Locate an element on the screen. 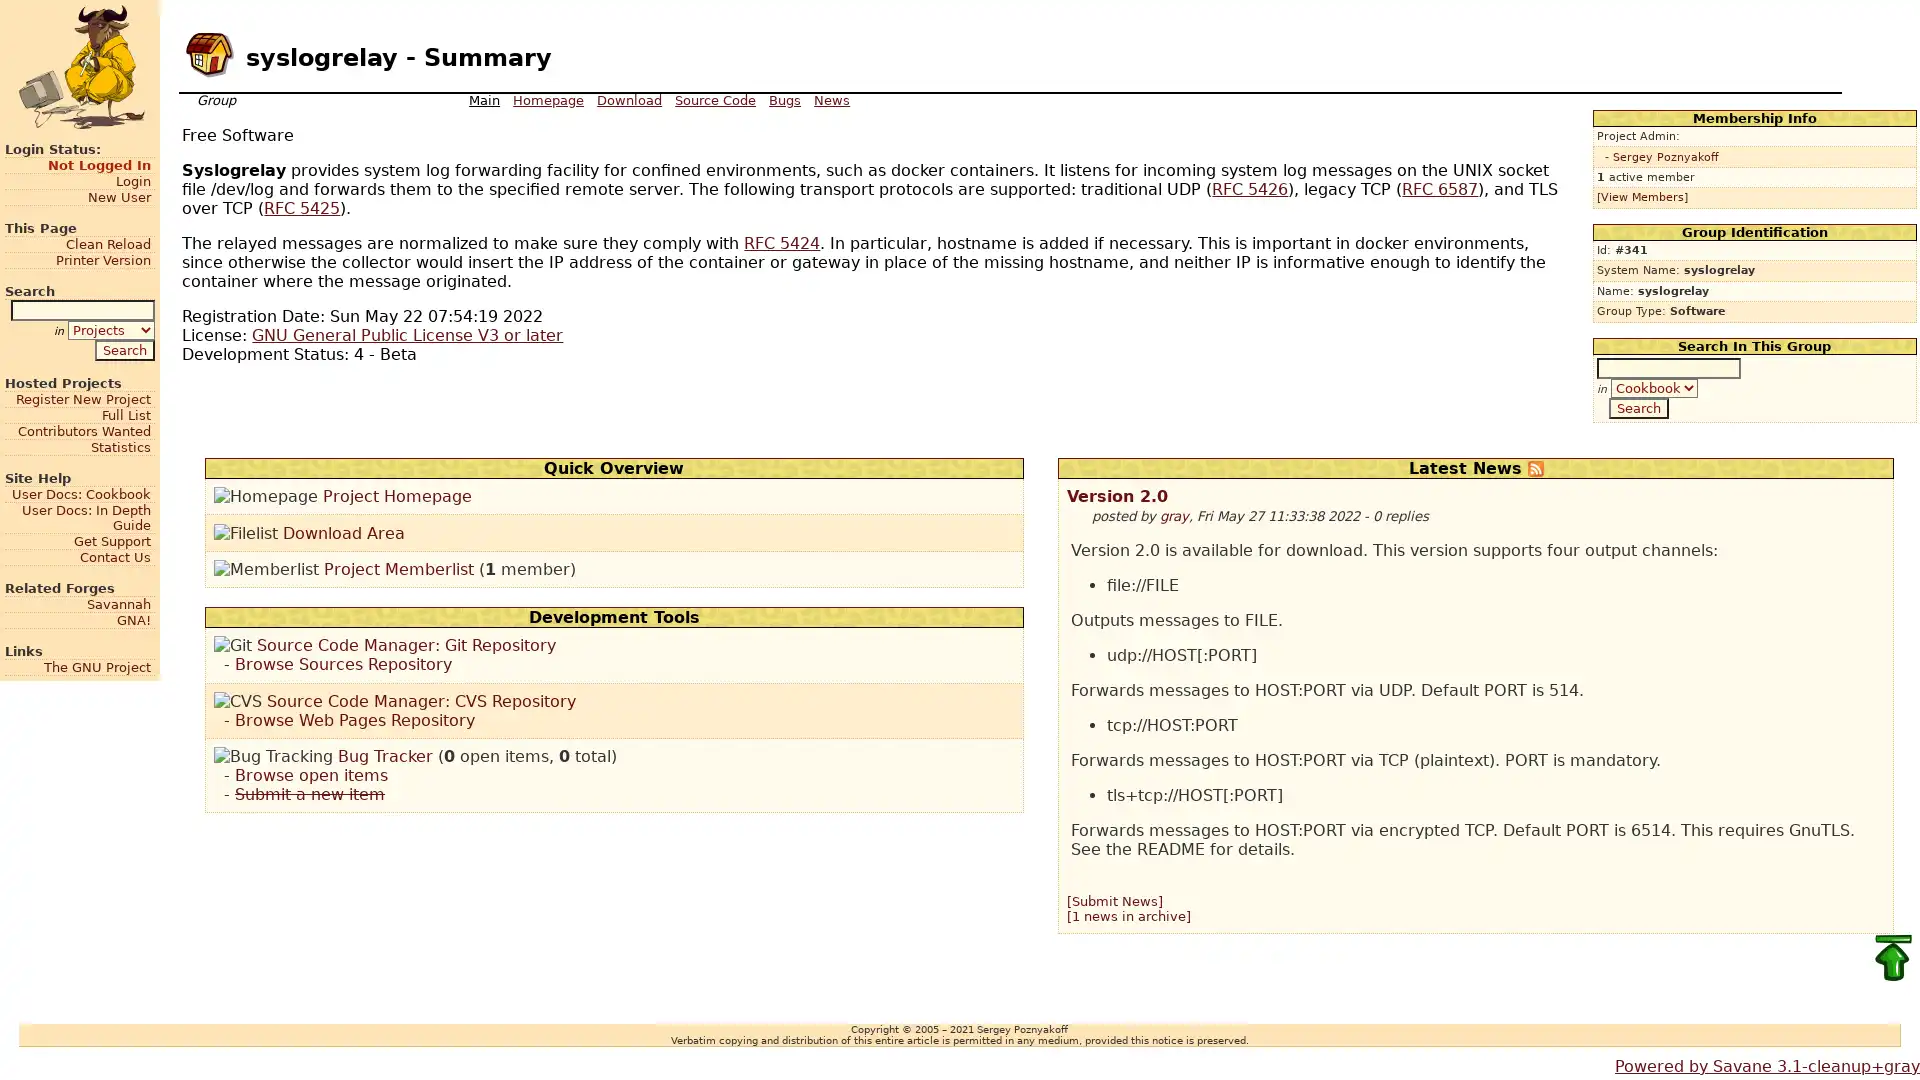 The height and width of the screenshot is (1080, 1920). Search is located at coordinates (1637, 406).